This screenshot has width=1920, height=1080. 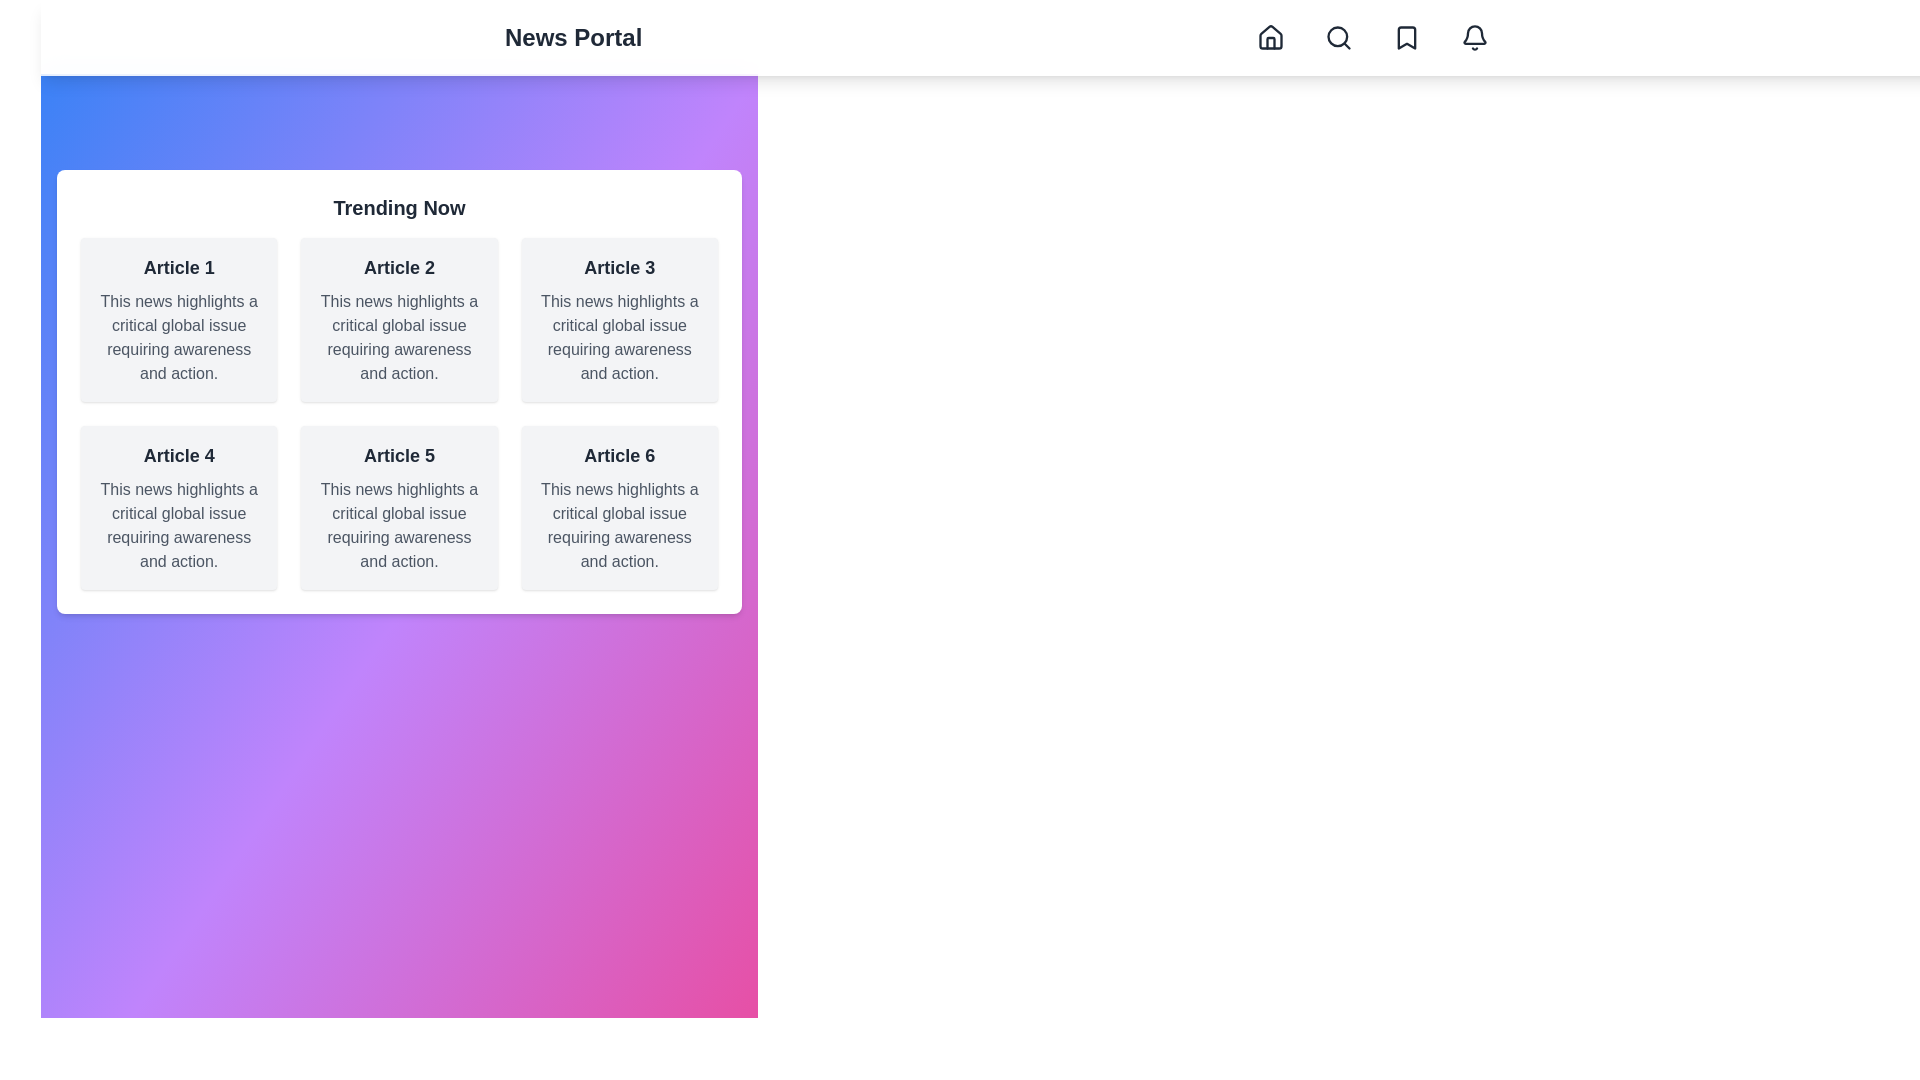 What do you see at coordinates (1474, 38) in the screenshot?
I see `the Bell navigation button` at bounding box center [1474, 38].